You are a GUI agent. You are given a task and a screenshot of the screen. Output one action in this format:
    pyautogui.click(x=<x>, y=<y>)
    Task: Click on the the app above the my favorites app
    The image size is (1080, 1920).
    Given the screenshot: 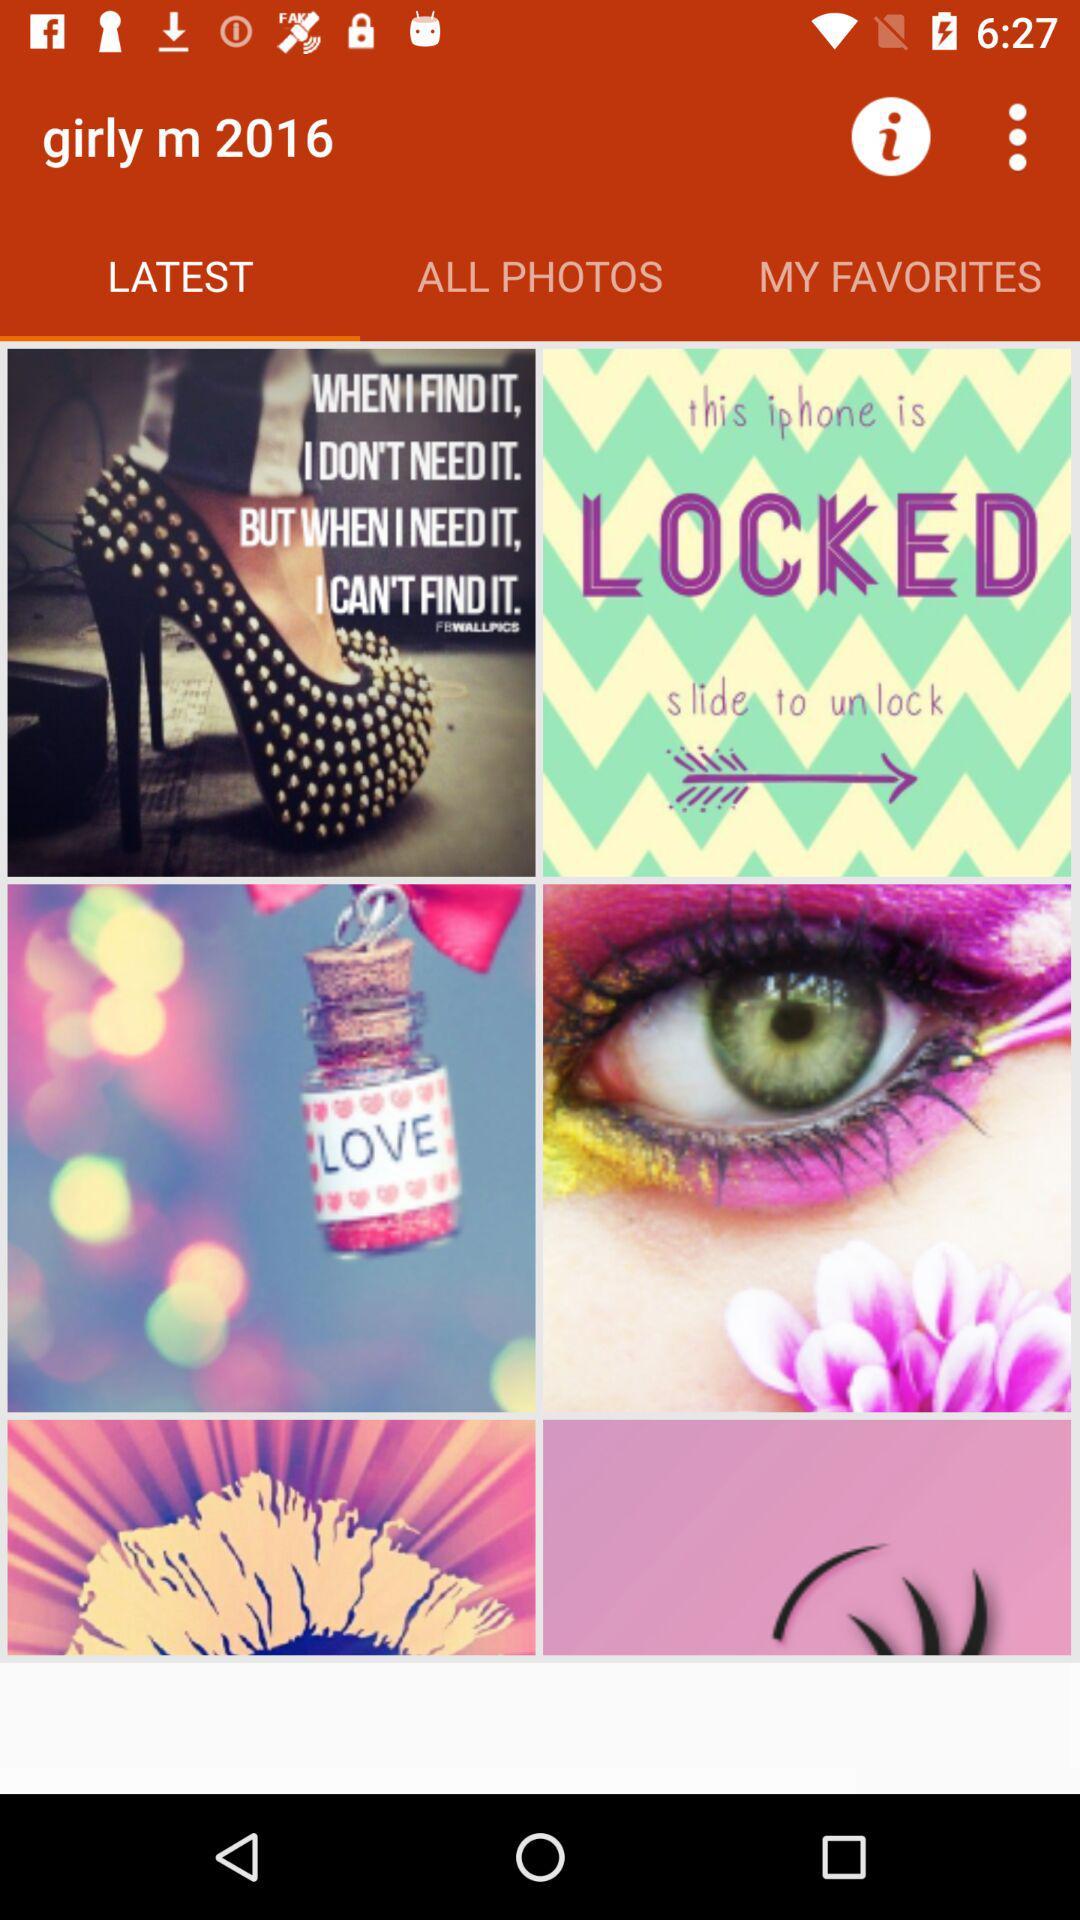 What is the action you would take?
    pyautogui.click(x=1017, y=135)
    